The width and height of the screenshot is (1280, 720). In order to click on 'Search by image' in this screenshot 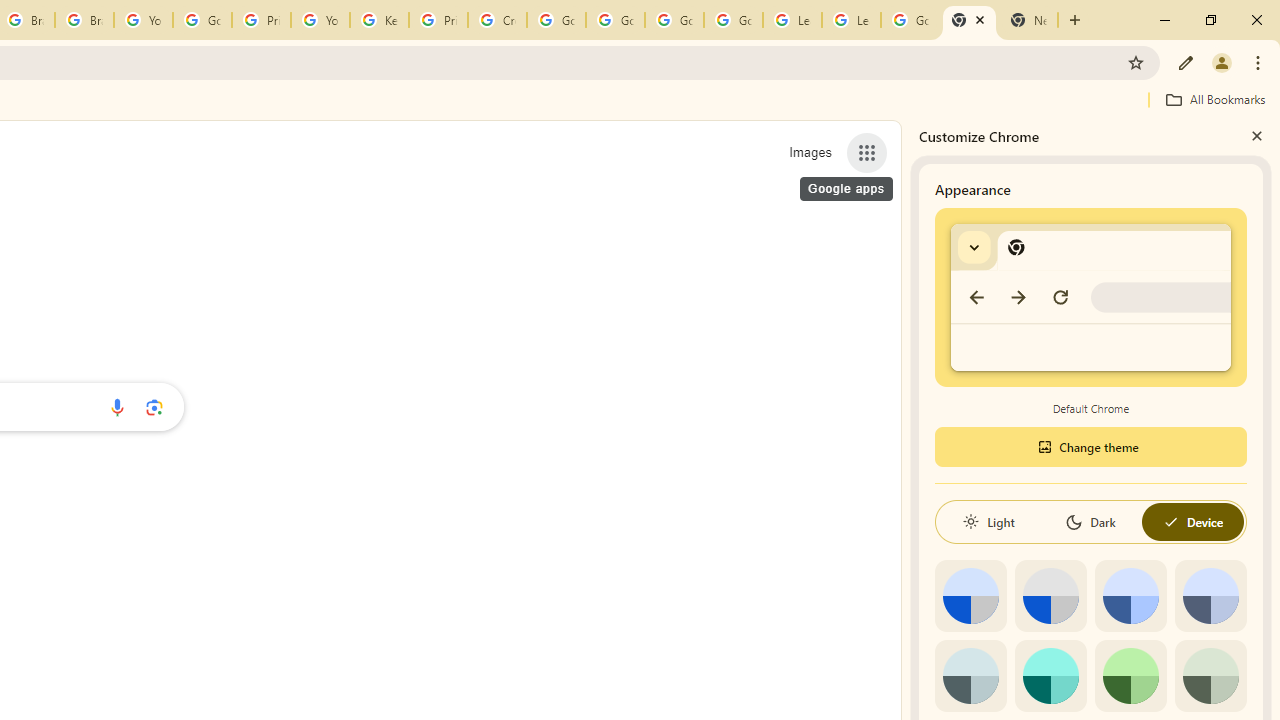, I will do `click(153, 406)`.